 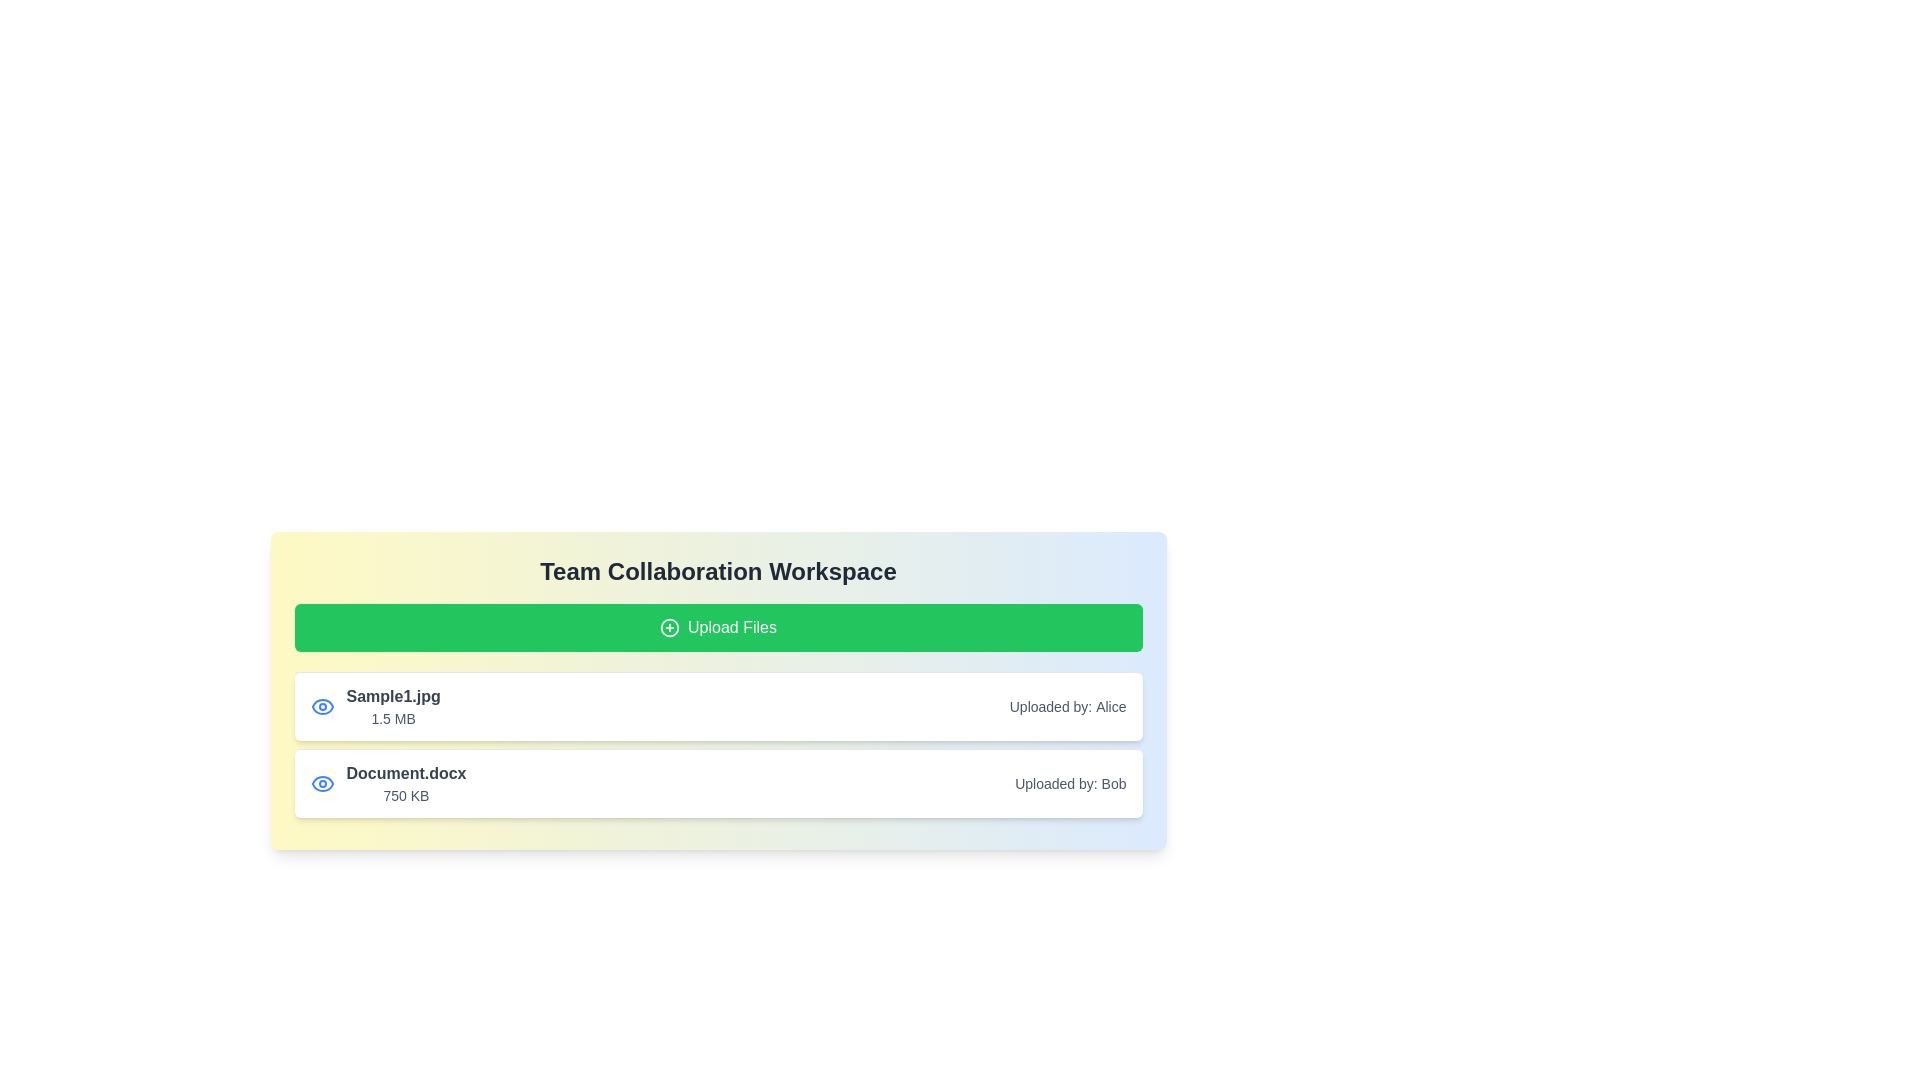 What do you see at coordinates (393, 696) in the screenshot?
I see `the static text label displaying 'Sample1.jpg' in bold within the file listing interface` at bounding box center [393, 696].